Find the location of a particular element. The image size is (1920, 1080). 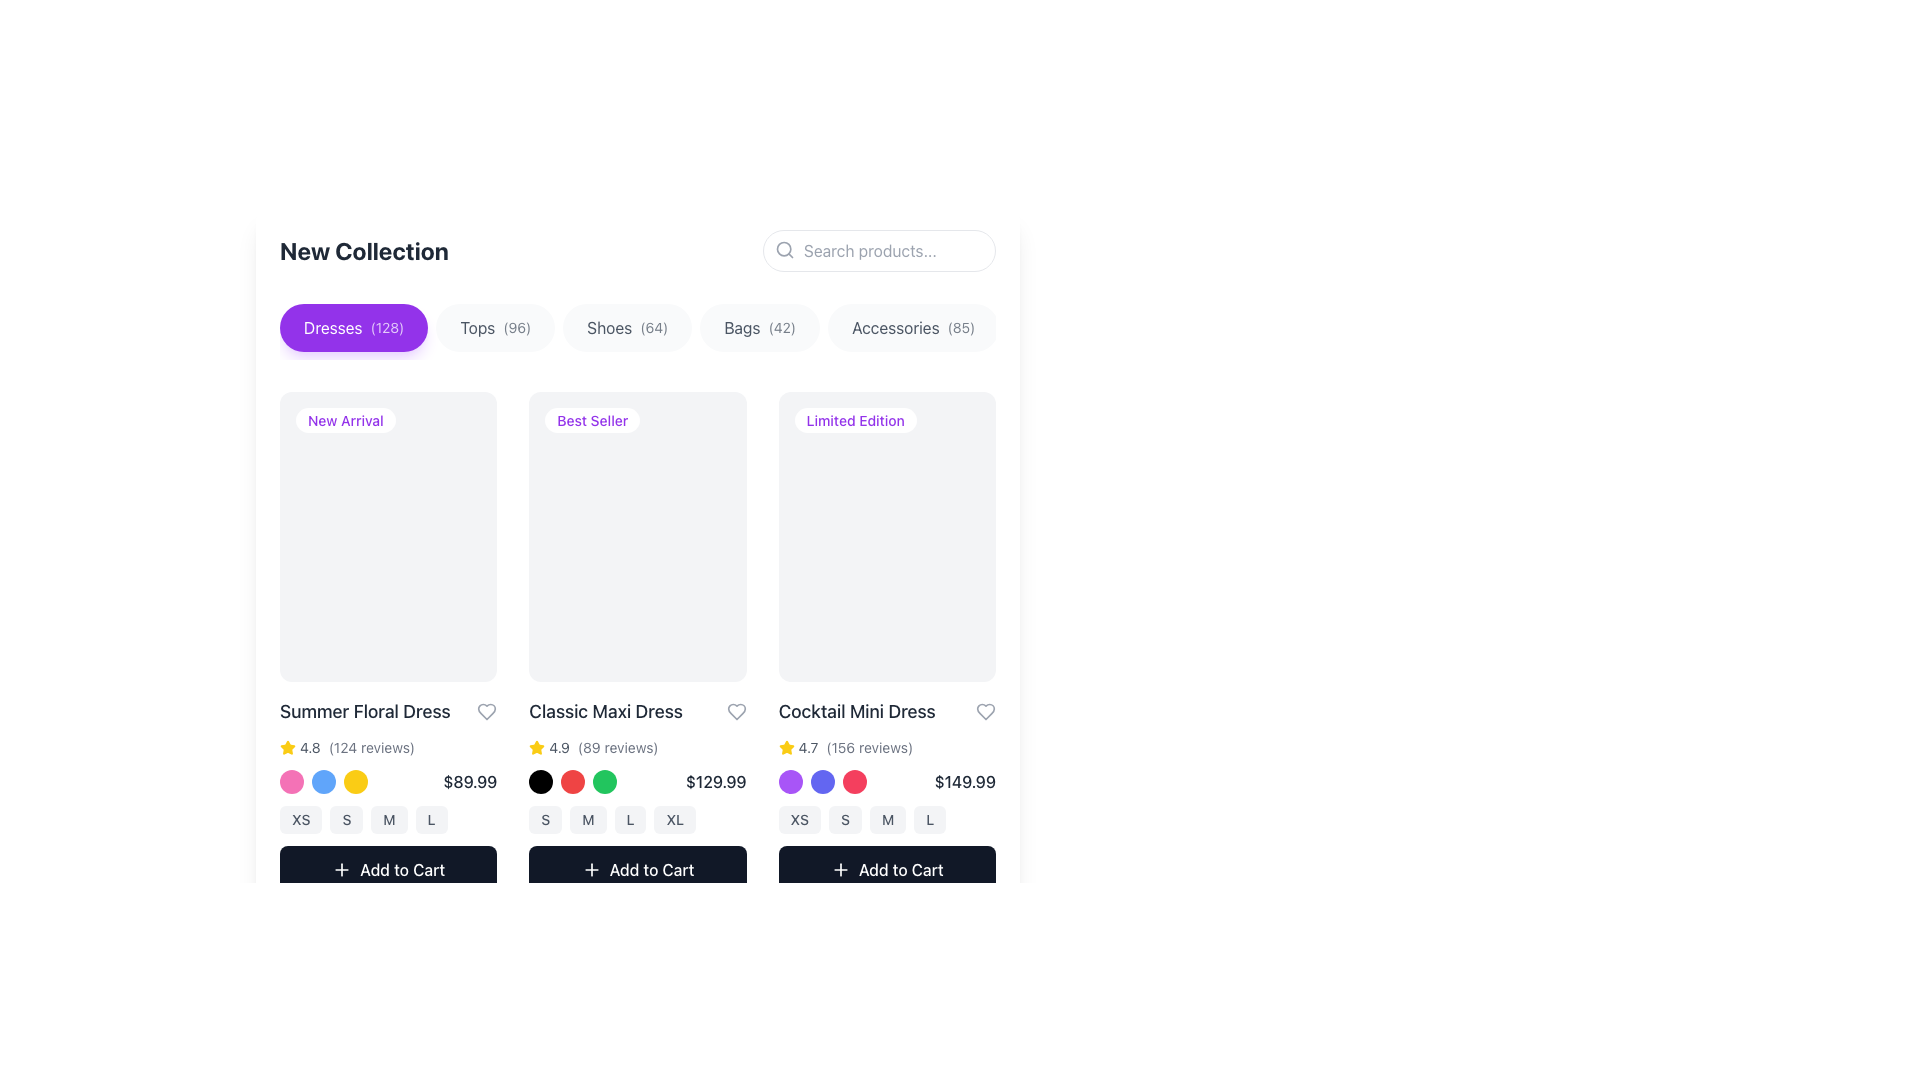

the small rectangular button labeled 'S' with a medium-sized gray font, located as the second item in the size options for the 'Cocktail Mini Dress' product card in the 'New Collection' section is located at coordinates (845, 819).